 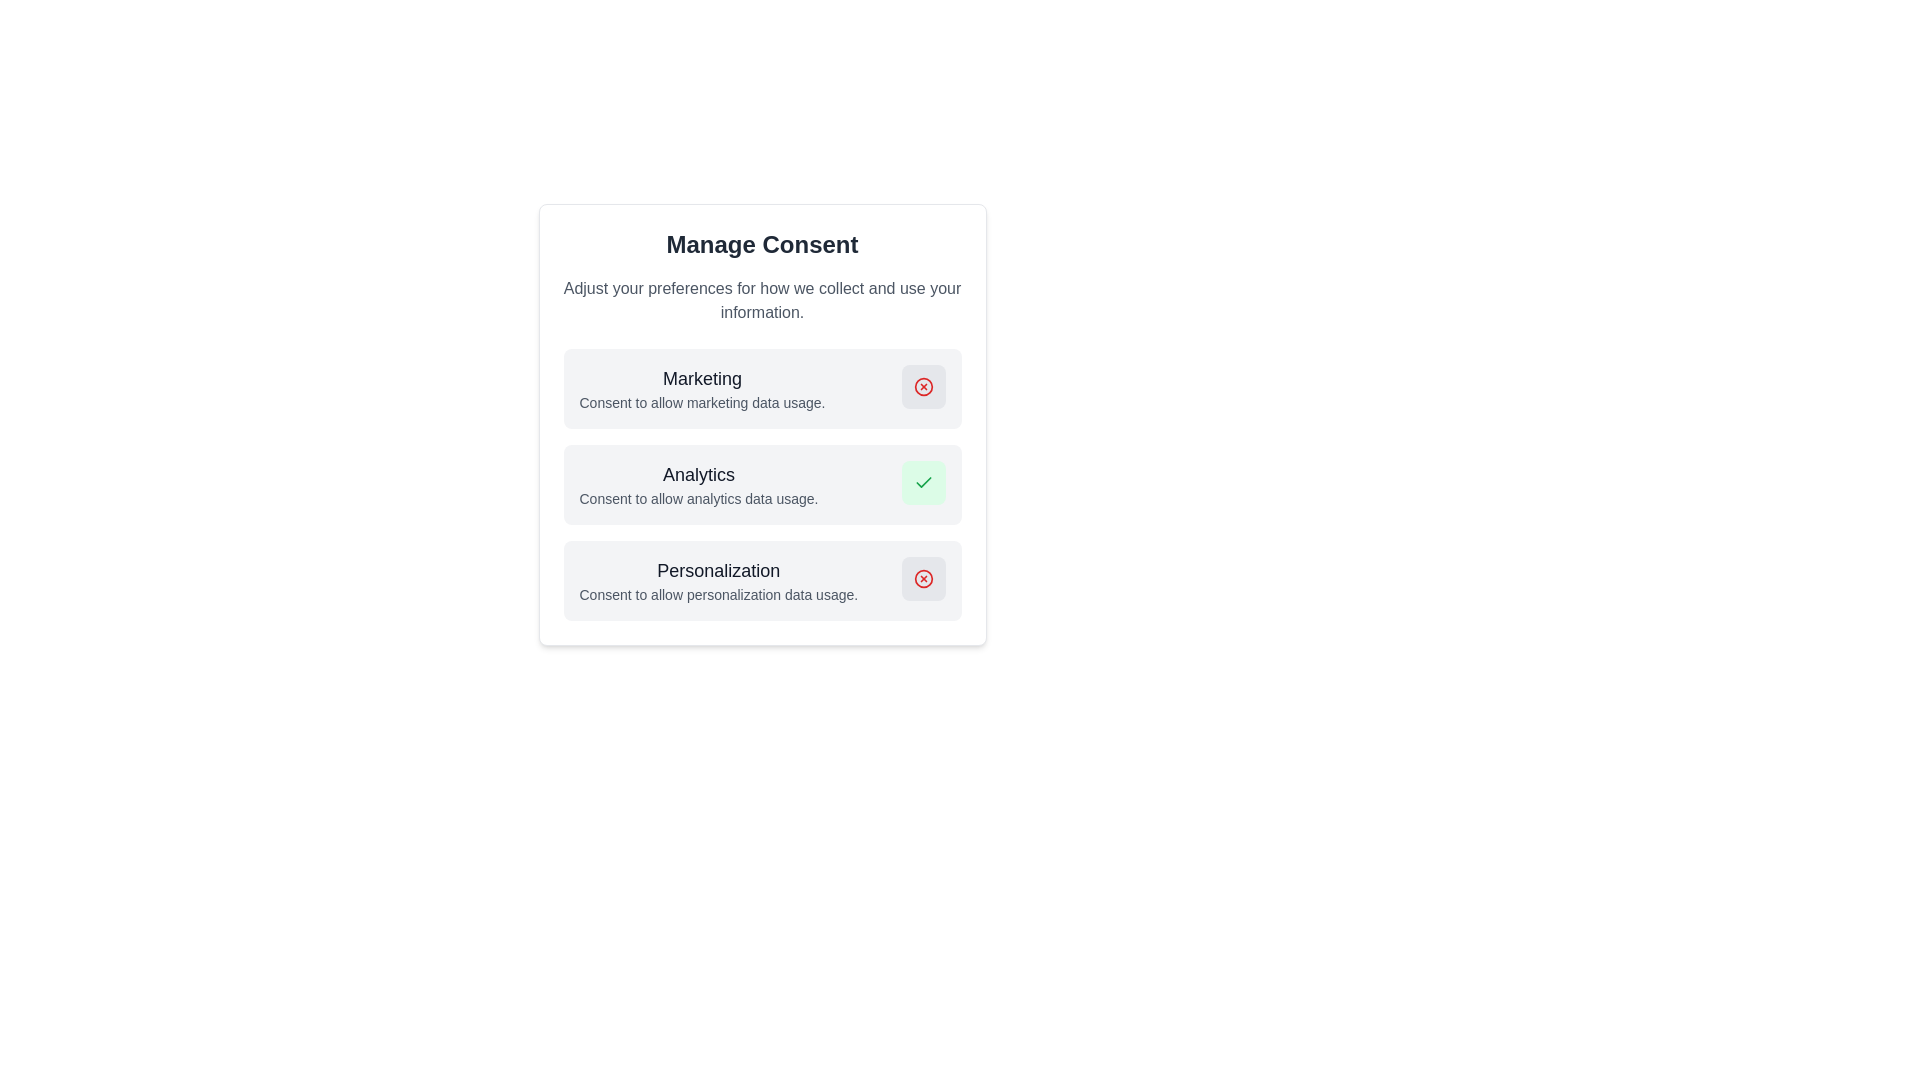 I want to click on the green checkmark icon with a light green background positioned near the 'Analytics' label in the 'Manage Consent' panel, so click(x=922, y=482).